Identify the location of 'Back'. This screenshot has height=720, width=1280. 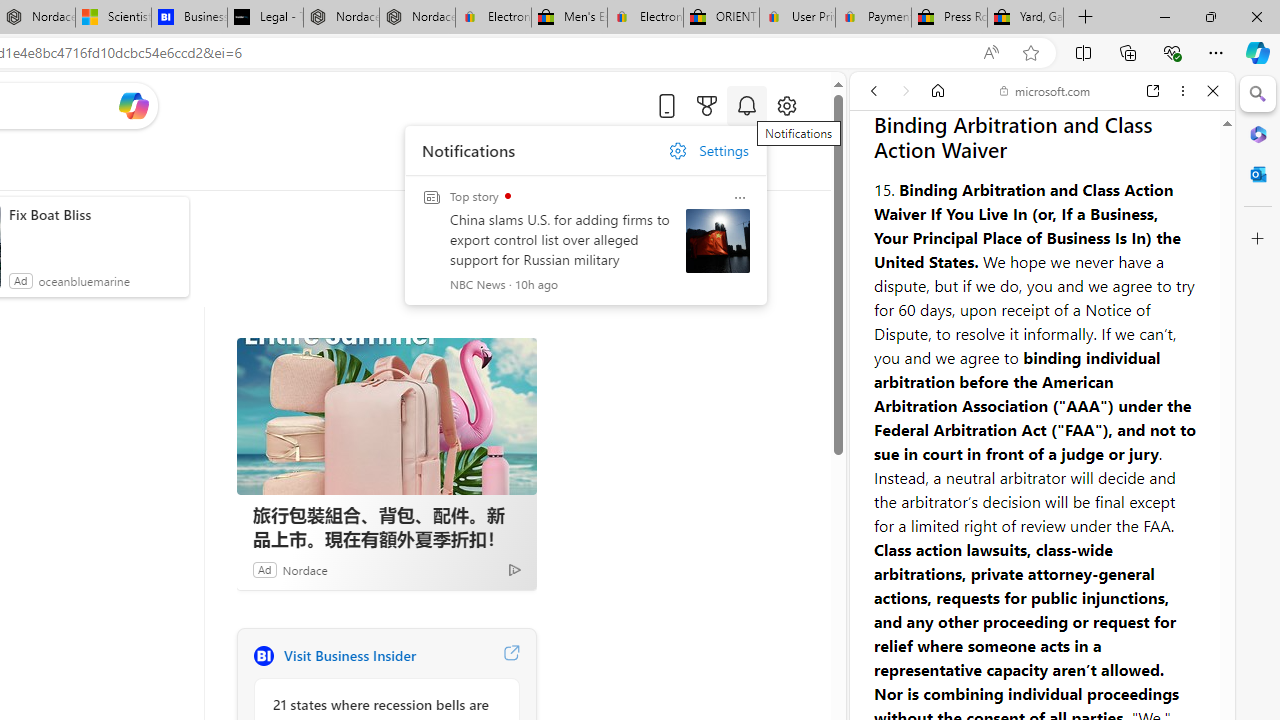
(874, 91).